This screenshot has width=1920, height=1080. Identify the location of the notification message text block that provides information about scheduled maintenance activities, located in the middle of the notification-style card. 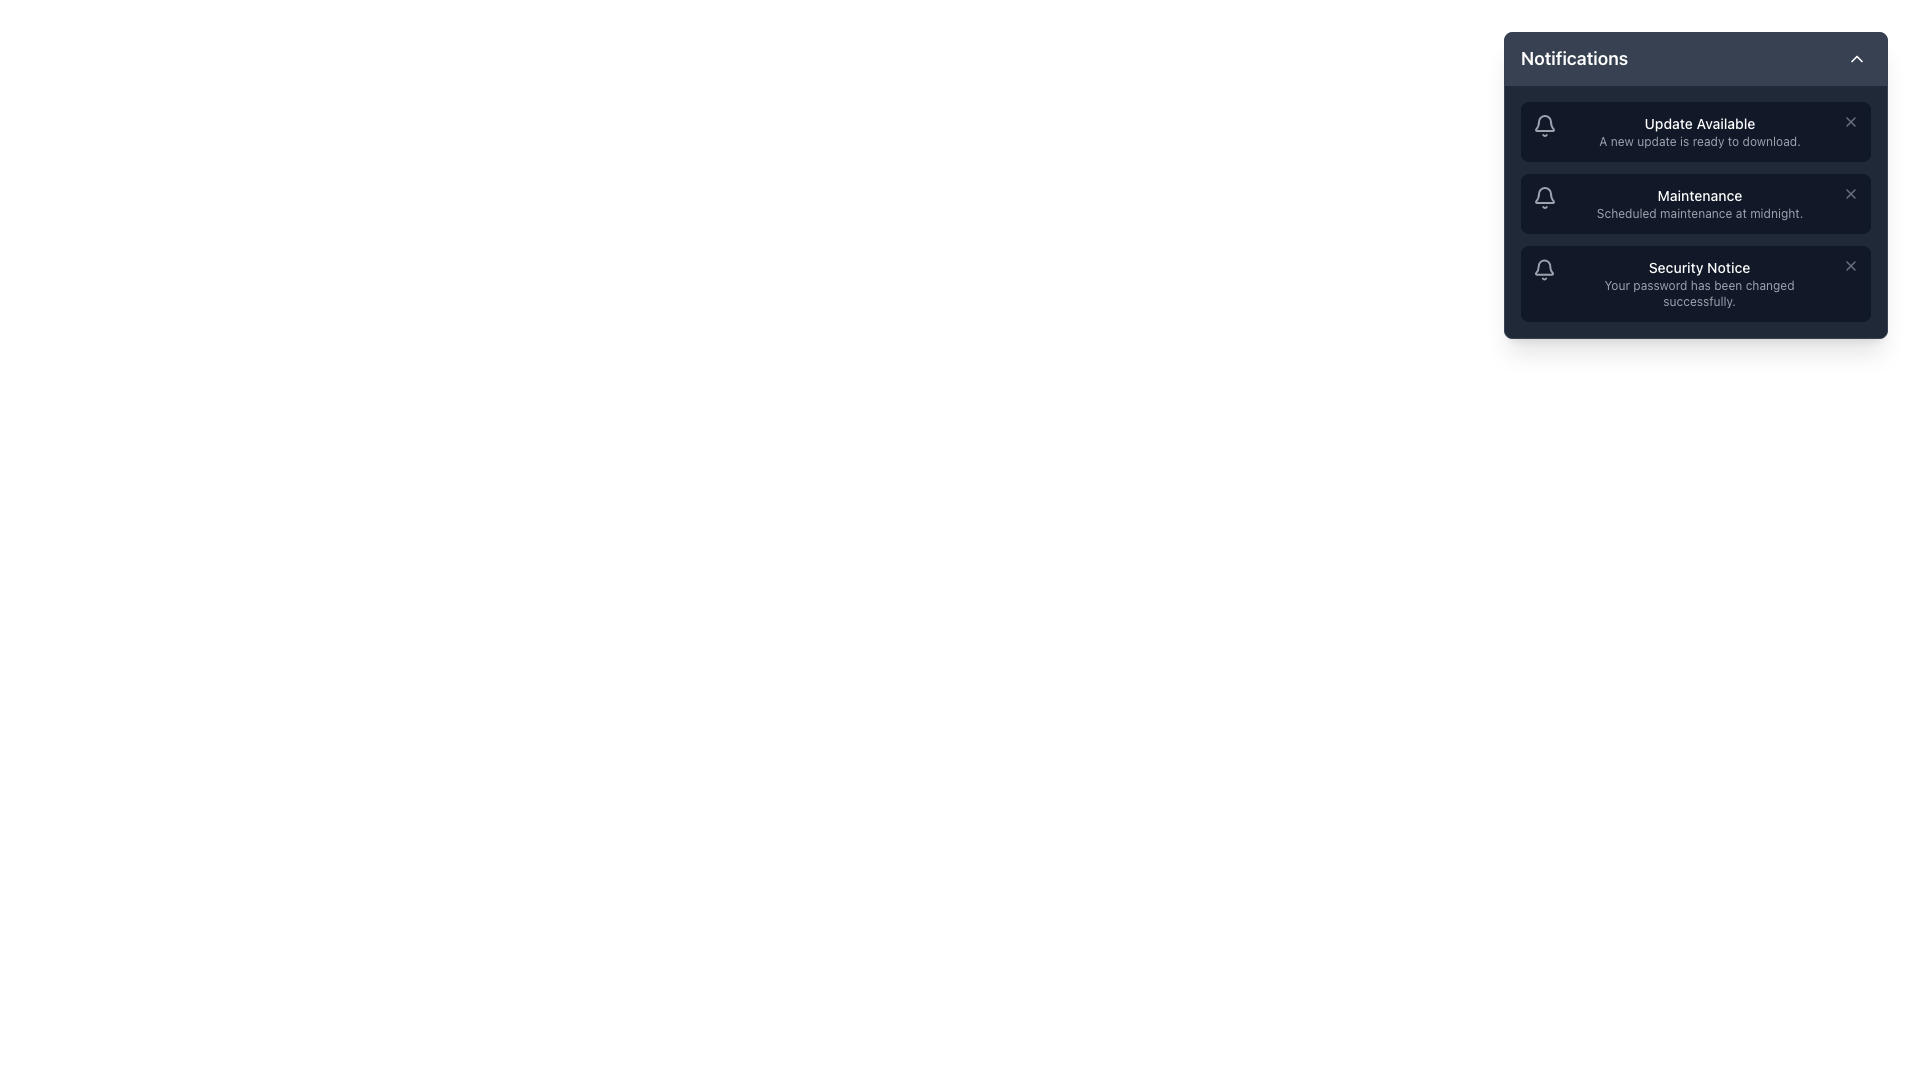
(1698, 204).